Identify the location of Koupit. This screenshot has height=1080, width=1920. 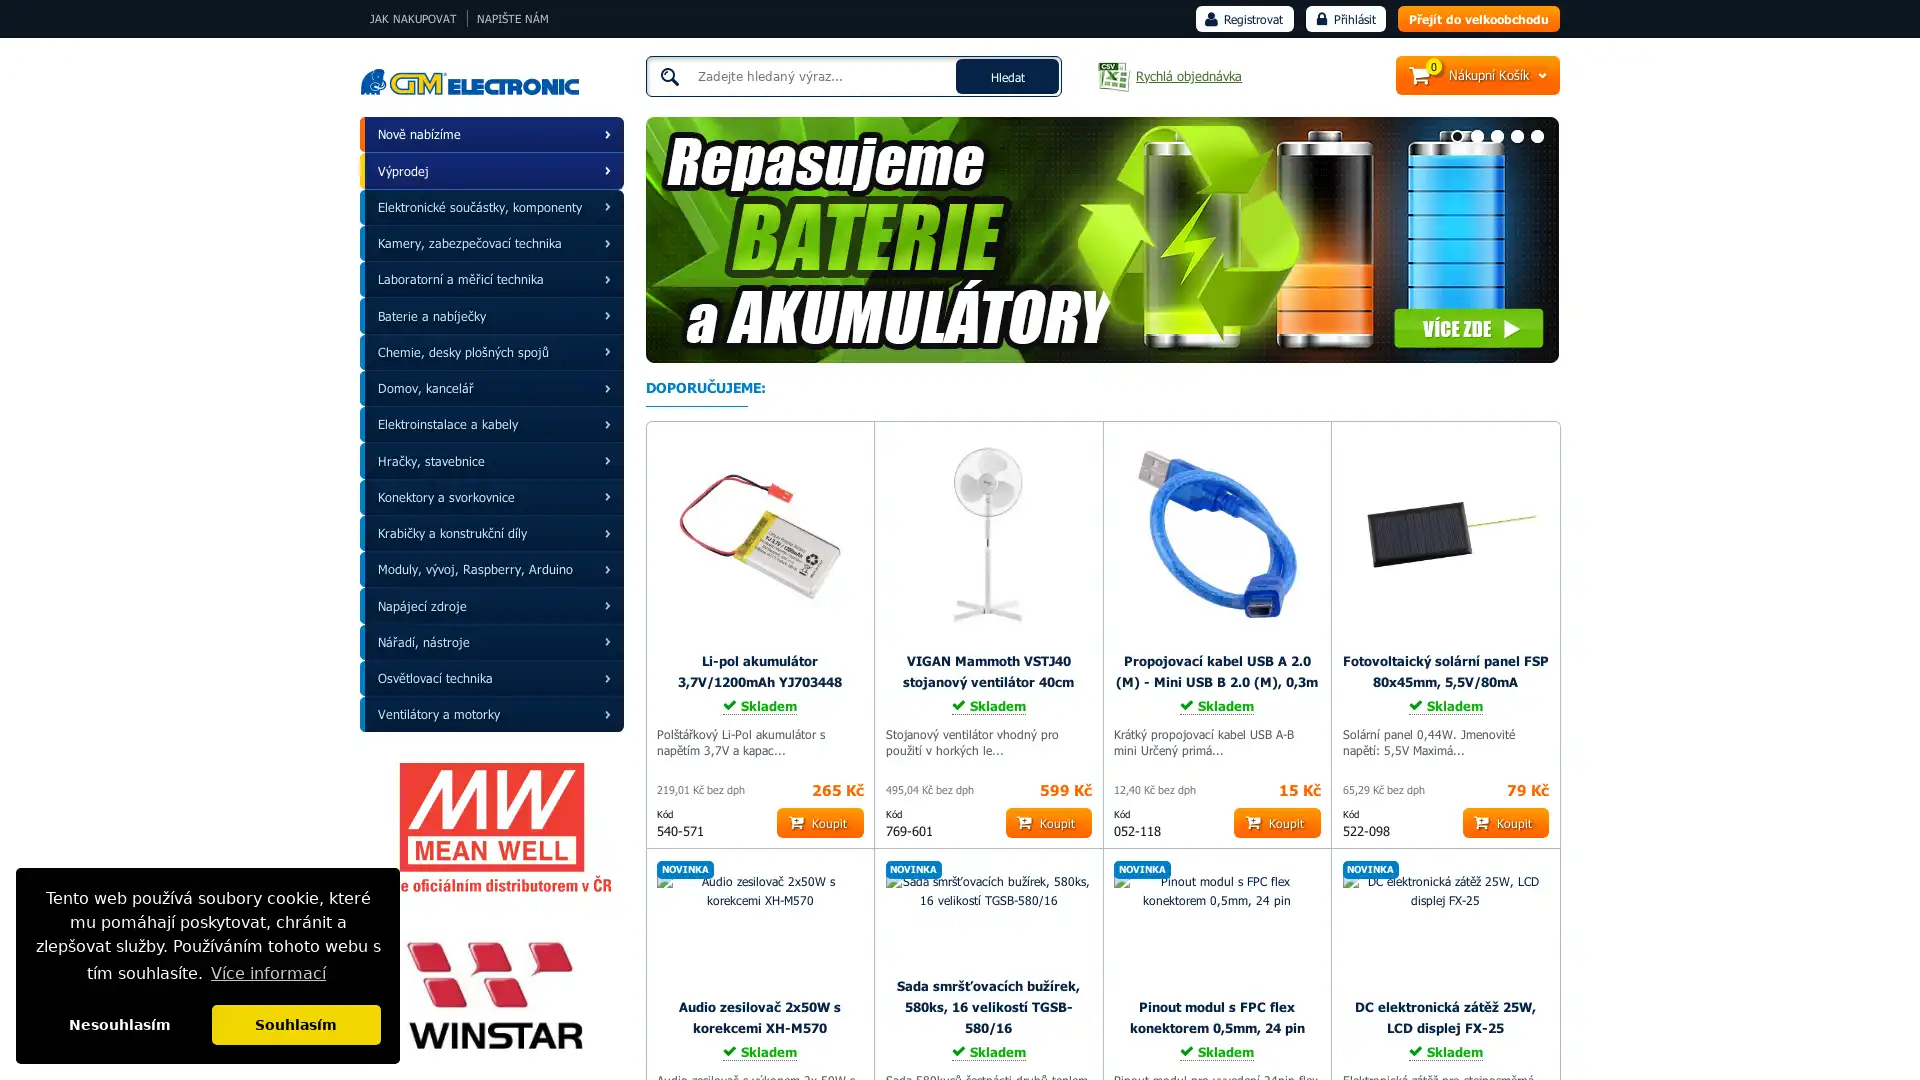
(1275, 822).